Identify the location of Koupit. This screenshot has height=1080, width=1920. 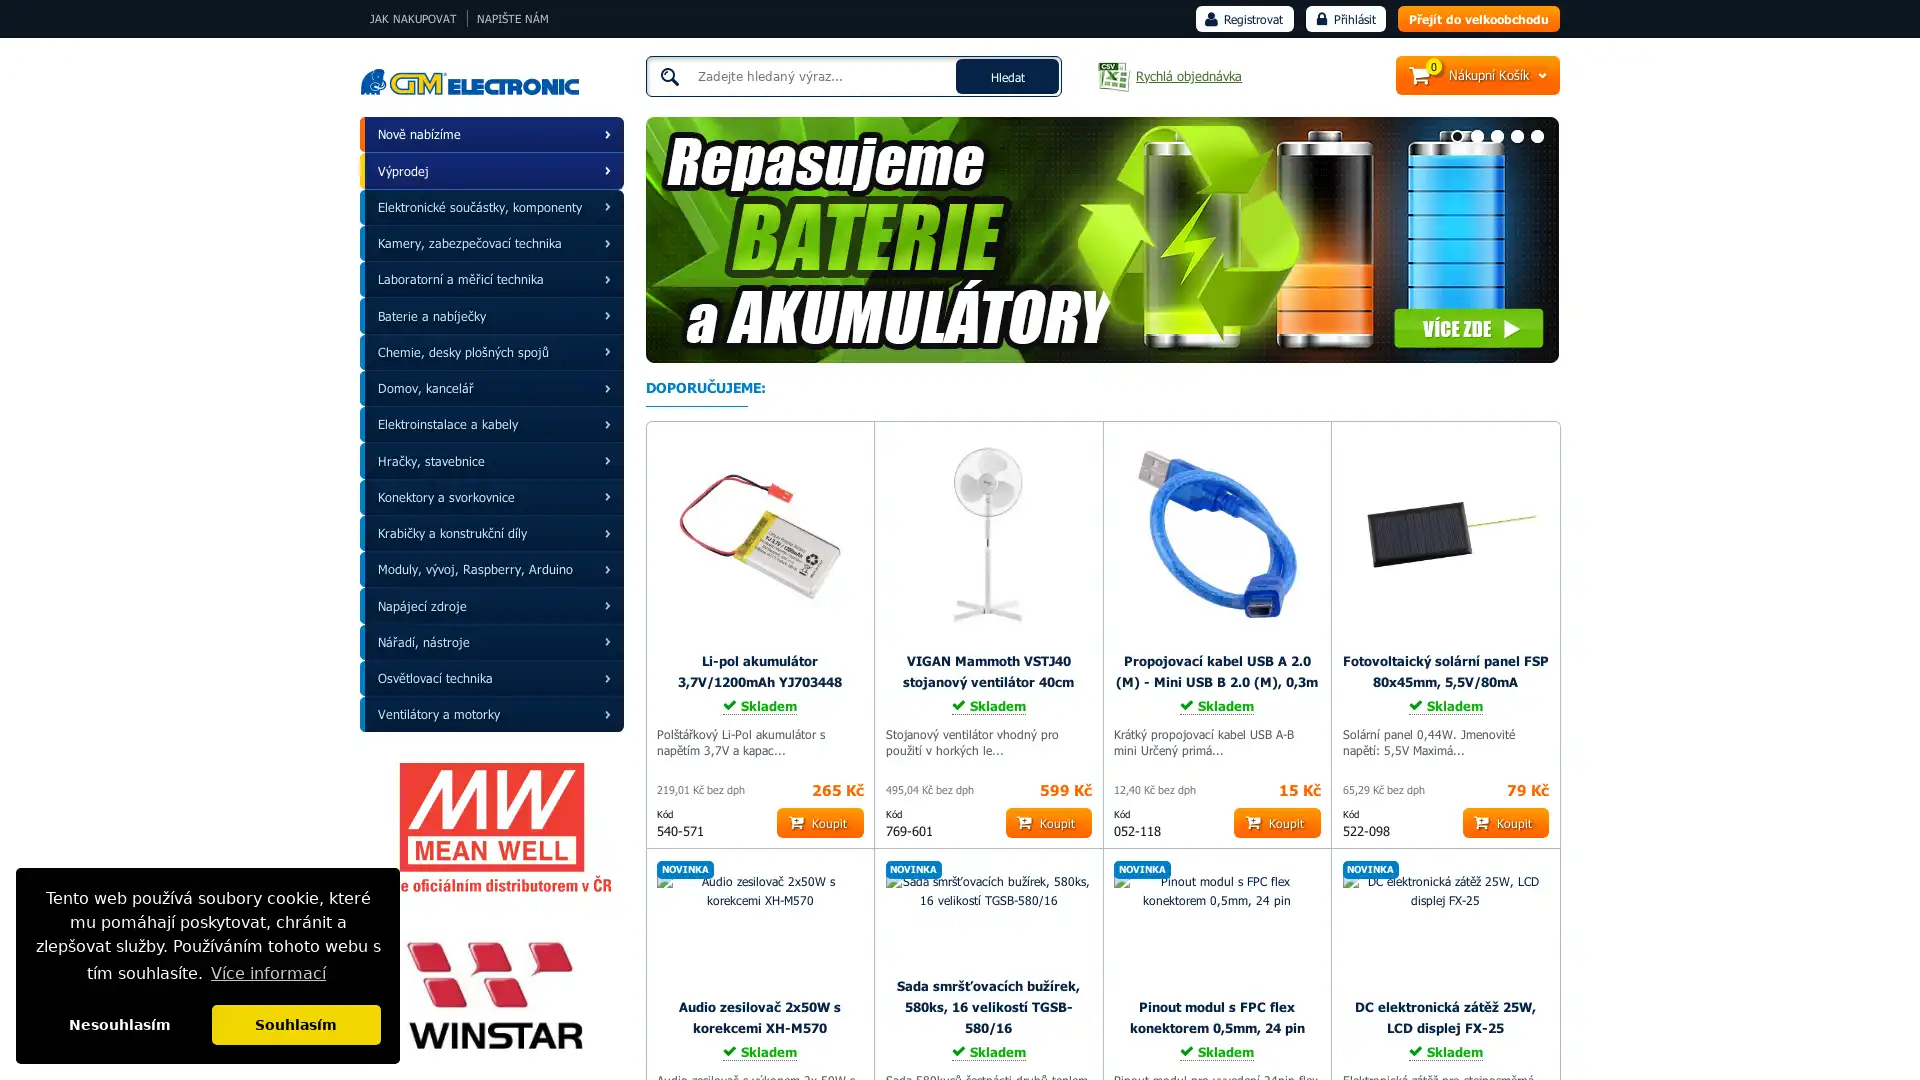
(1275, 822).